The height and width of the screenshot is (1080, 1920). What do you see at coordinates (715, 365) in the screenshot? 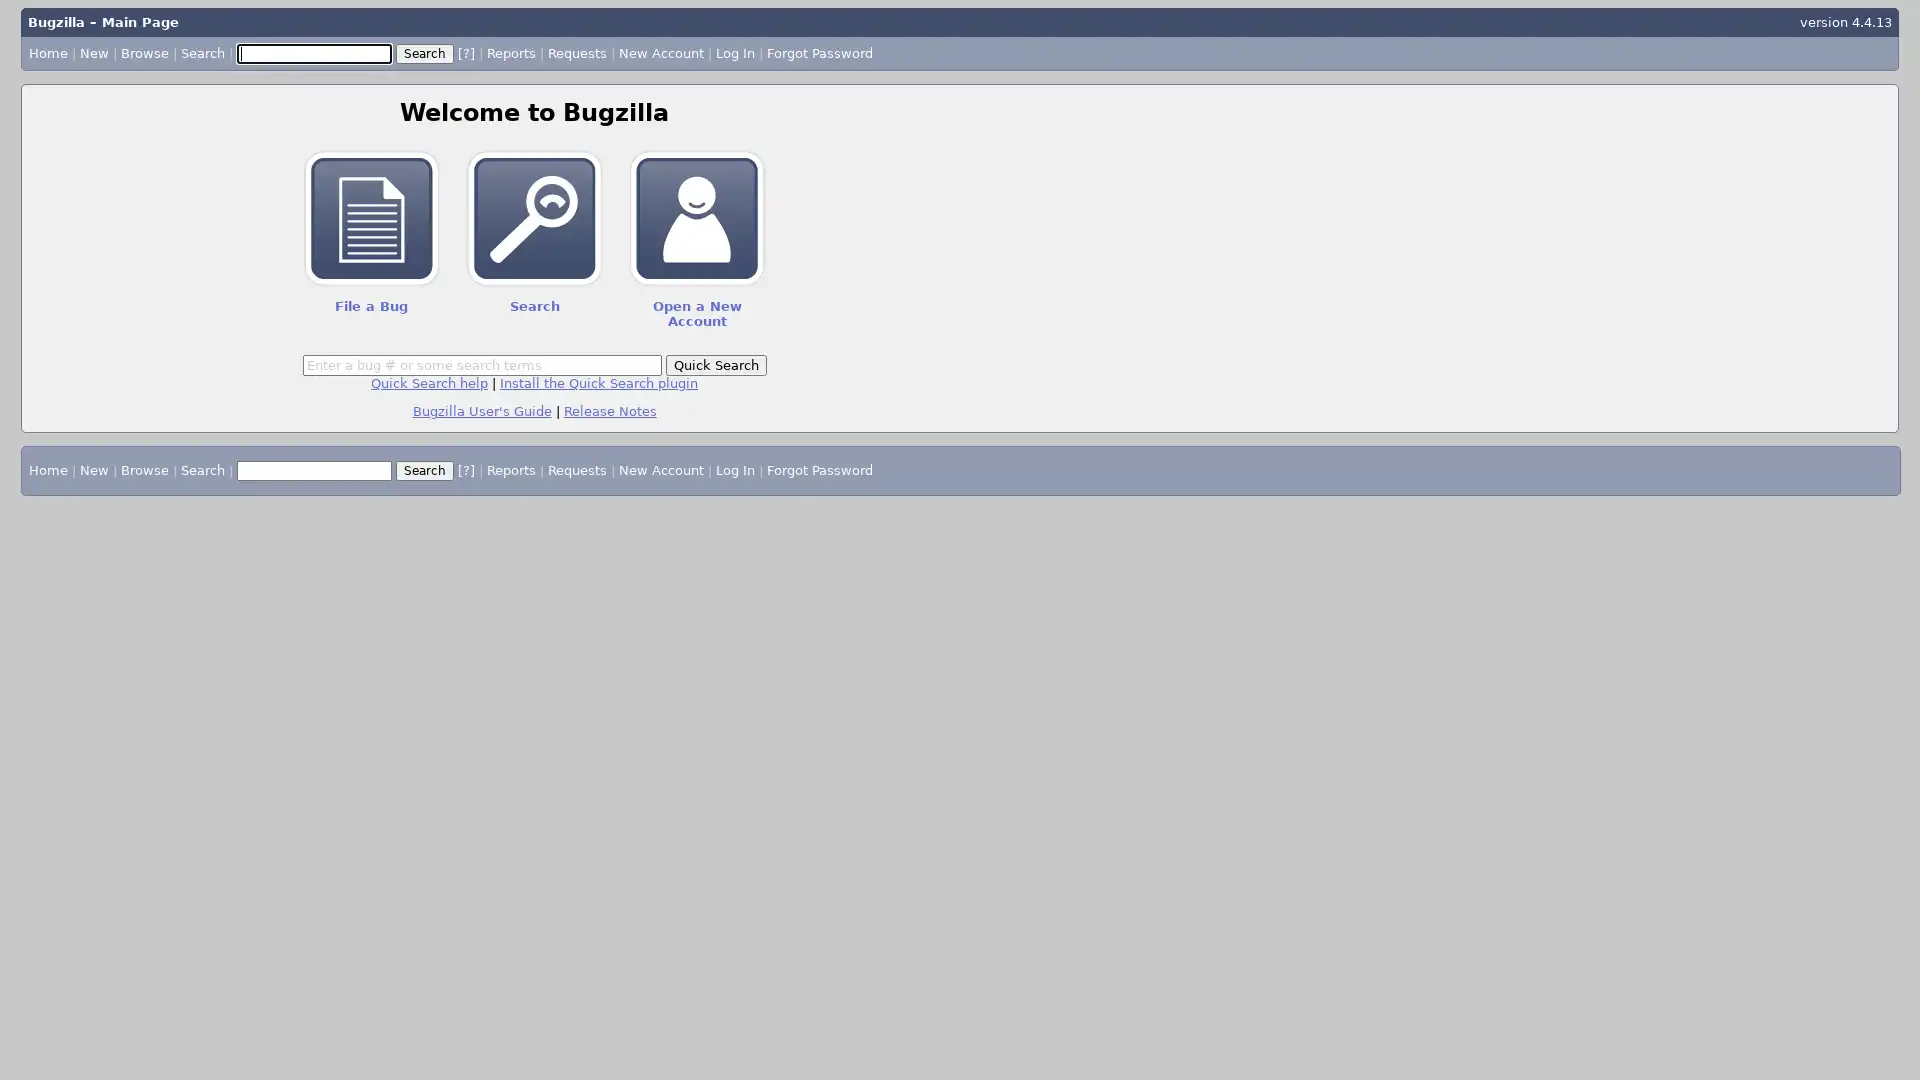
I see `Quick Search` at bounding box center [715, 365].